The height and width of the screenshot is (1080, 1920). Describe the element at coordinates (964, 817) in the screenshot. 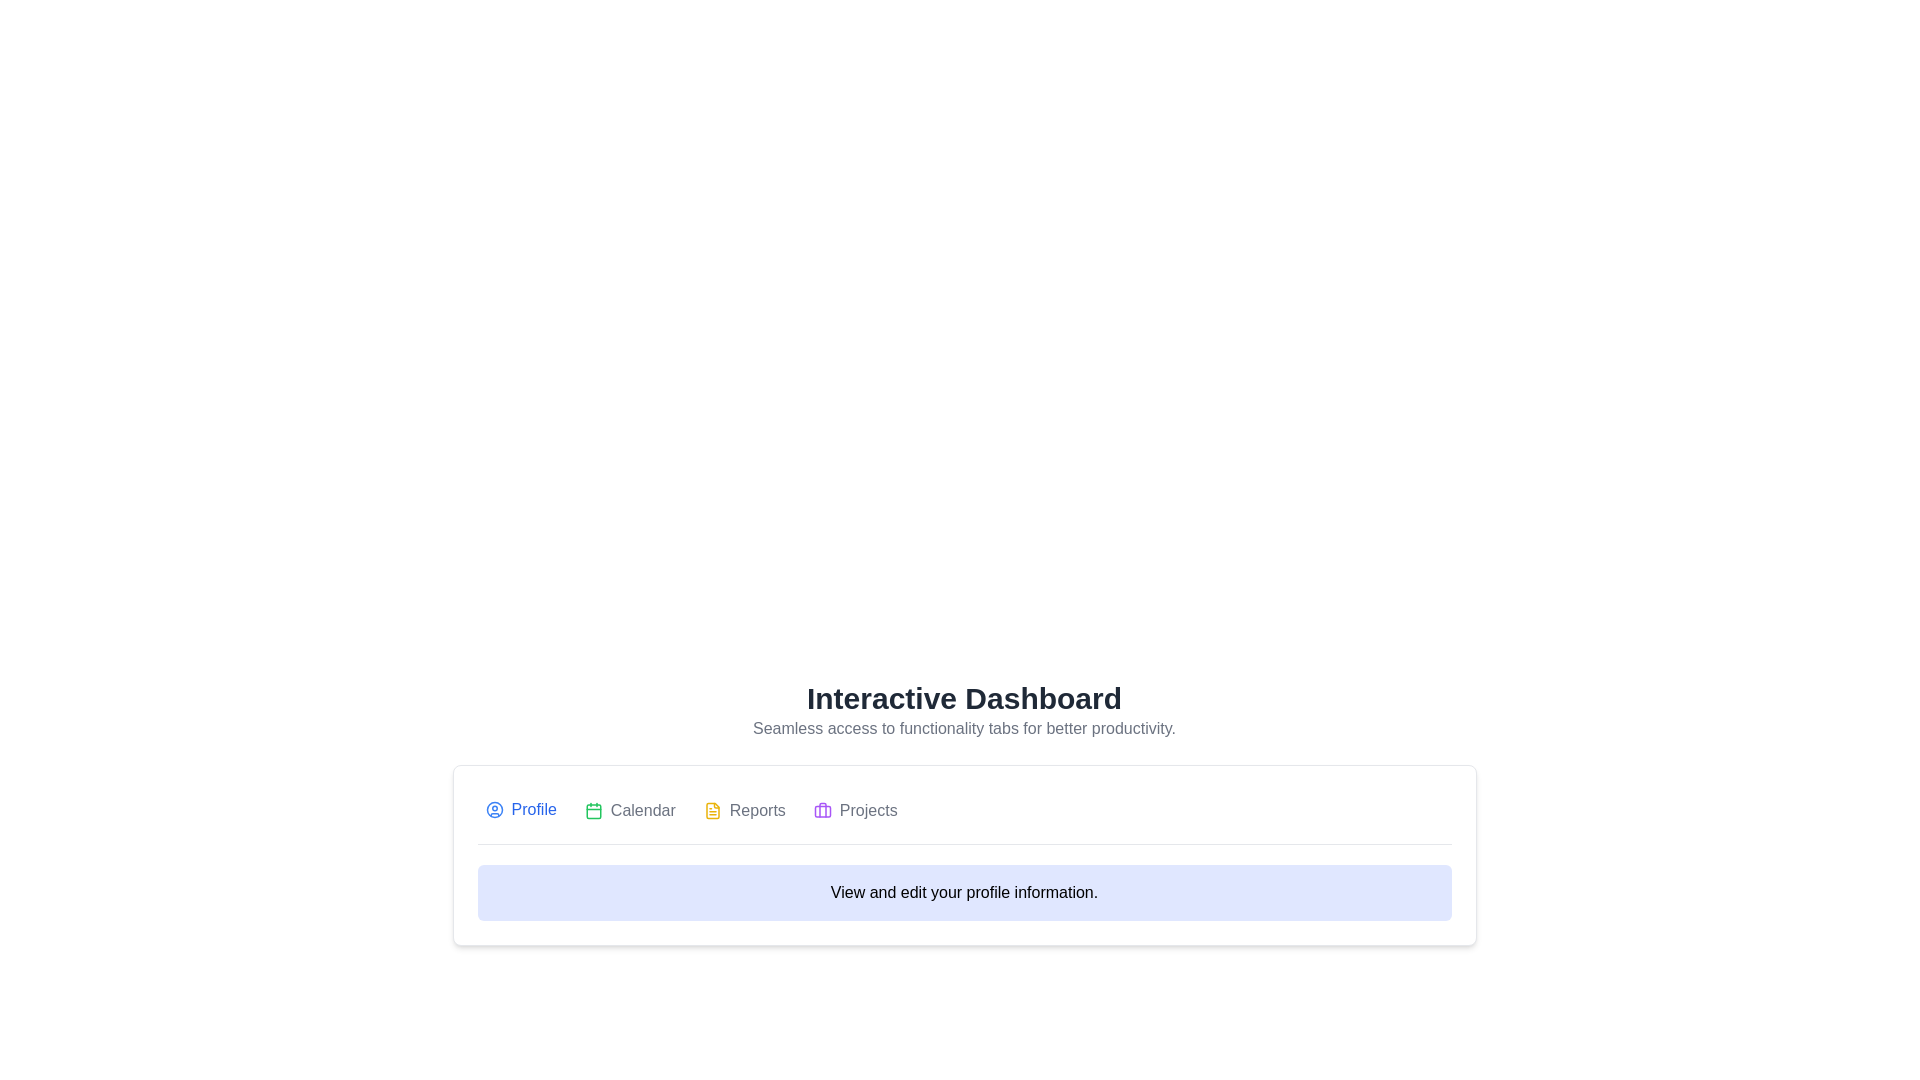

I see `the active tab in the navigation bar located near the center of the interface` at that location.